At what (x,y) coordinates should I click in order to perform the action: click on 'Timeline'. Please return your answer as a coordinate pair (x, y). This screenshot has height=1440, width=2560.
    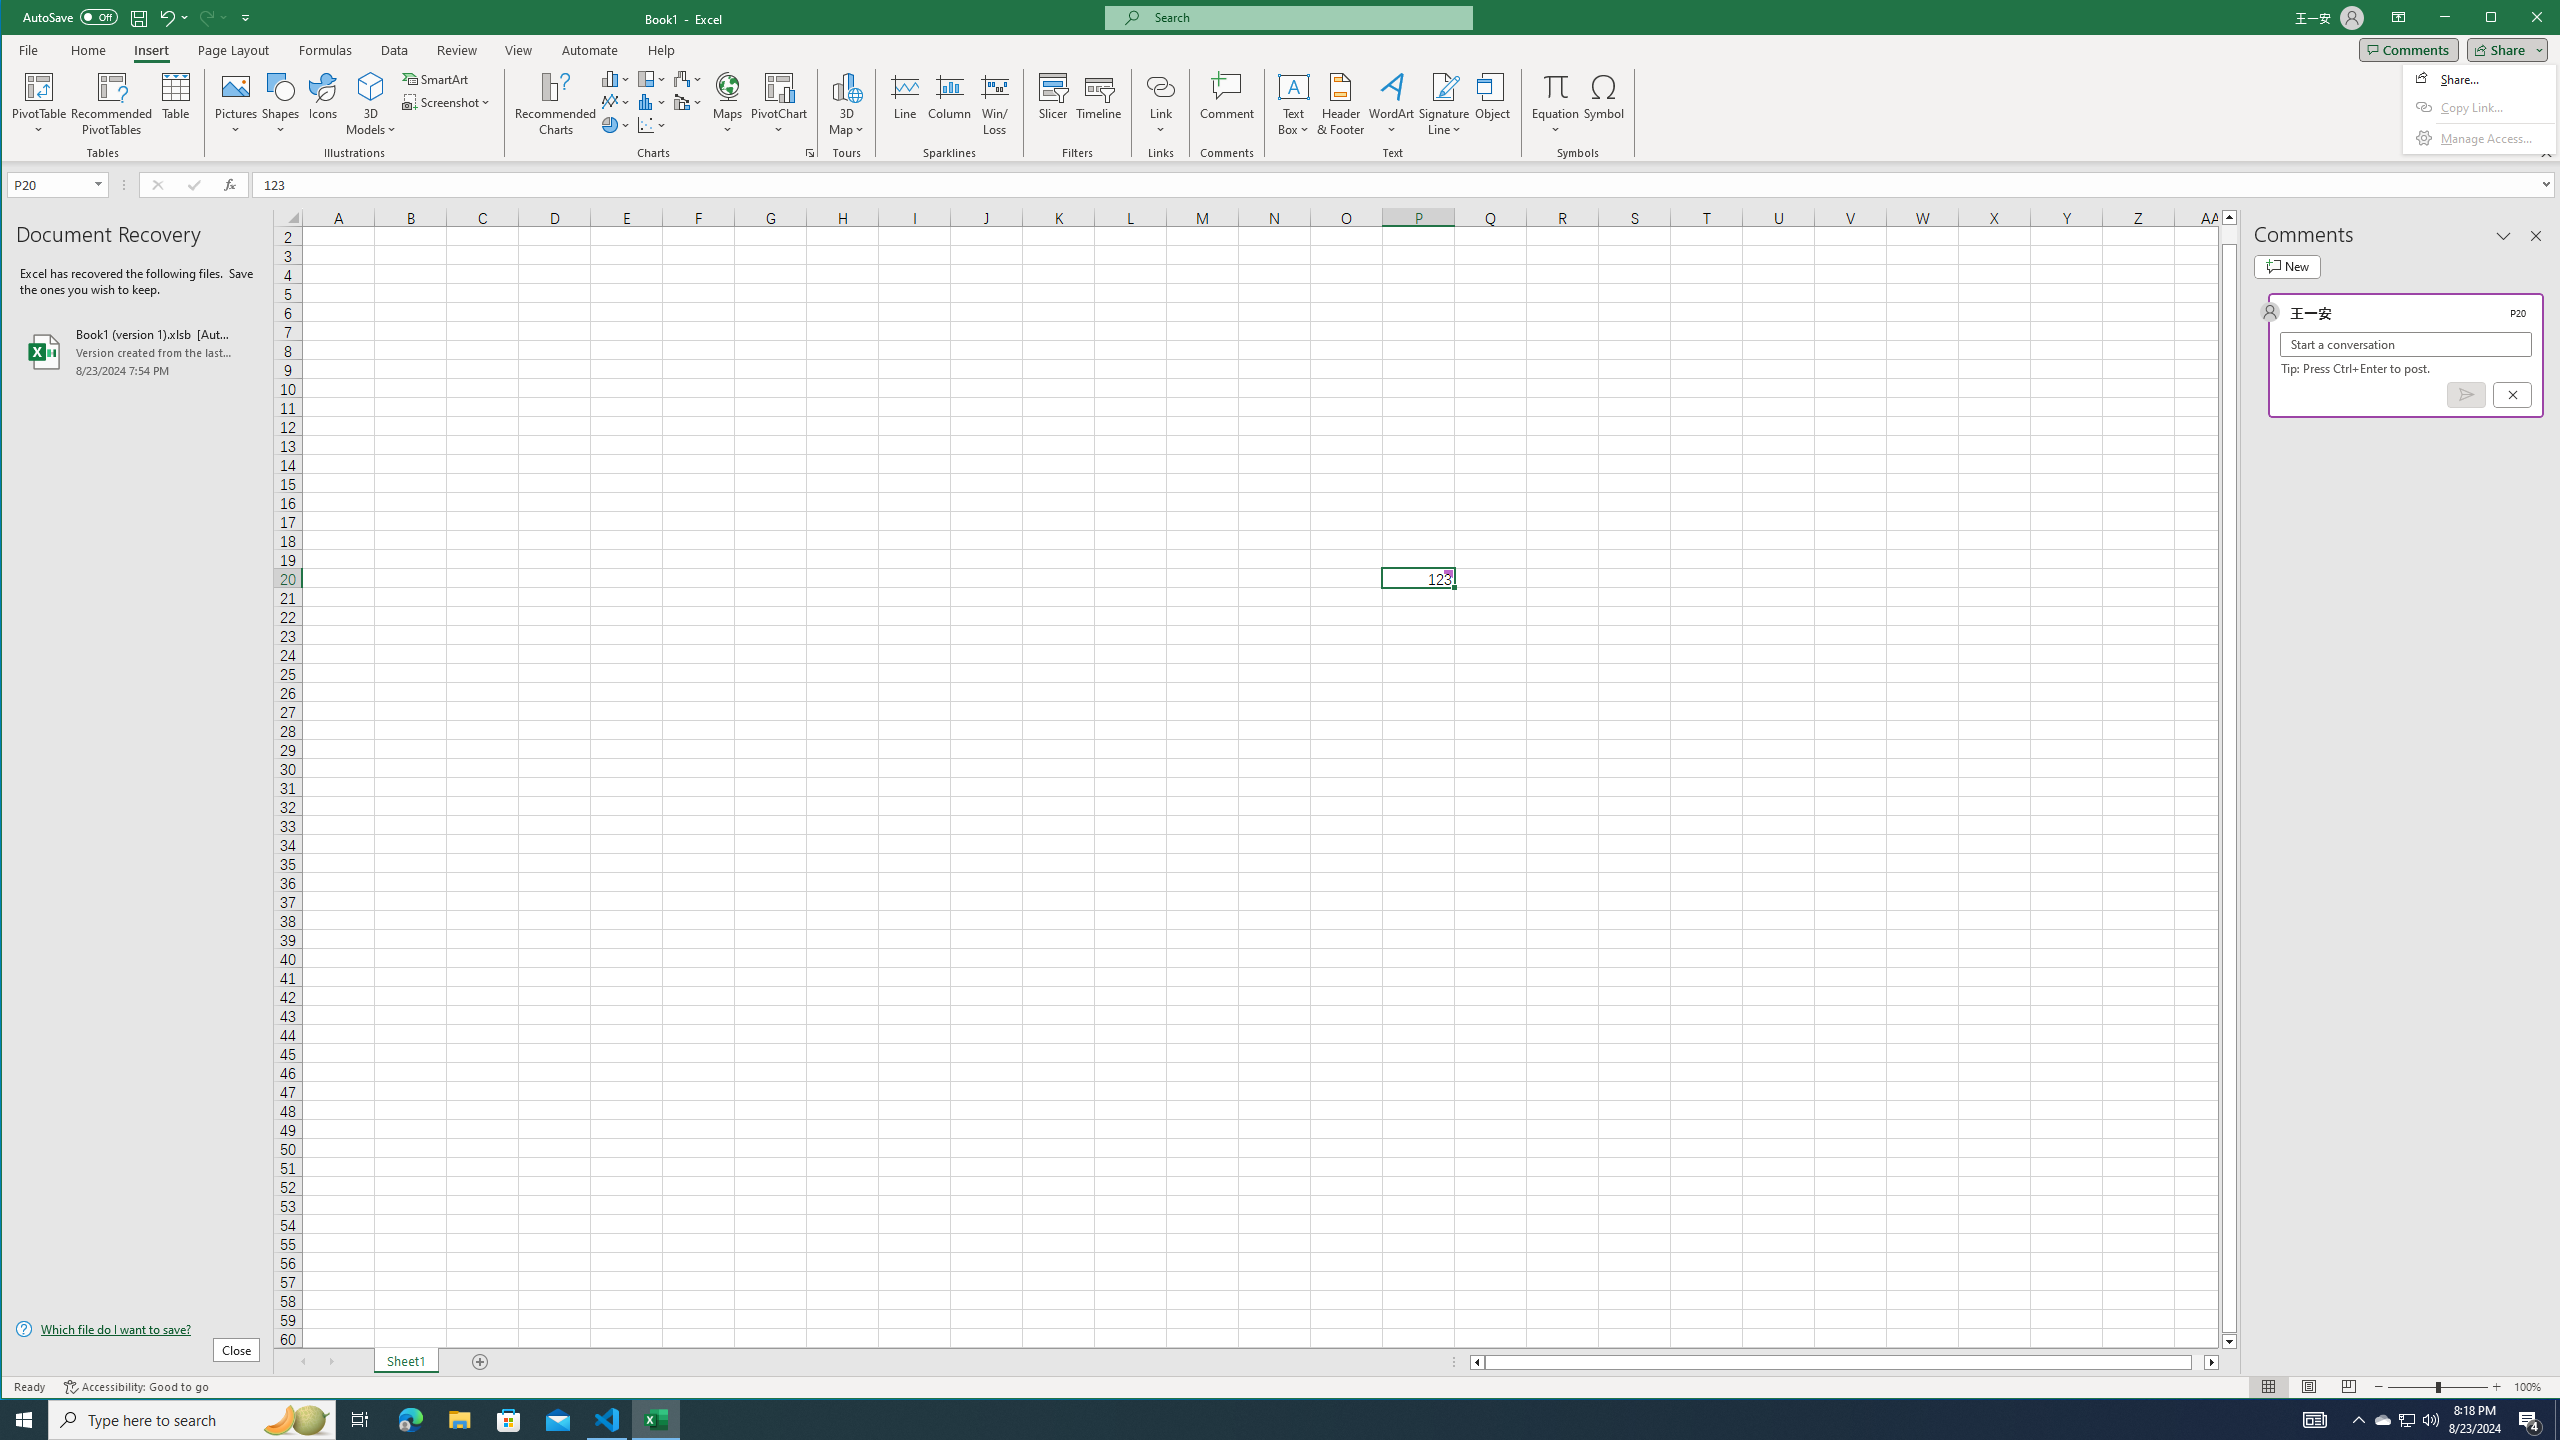
    Looking at the image, I should click on (1098, 103).